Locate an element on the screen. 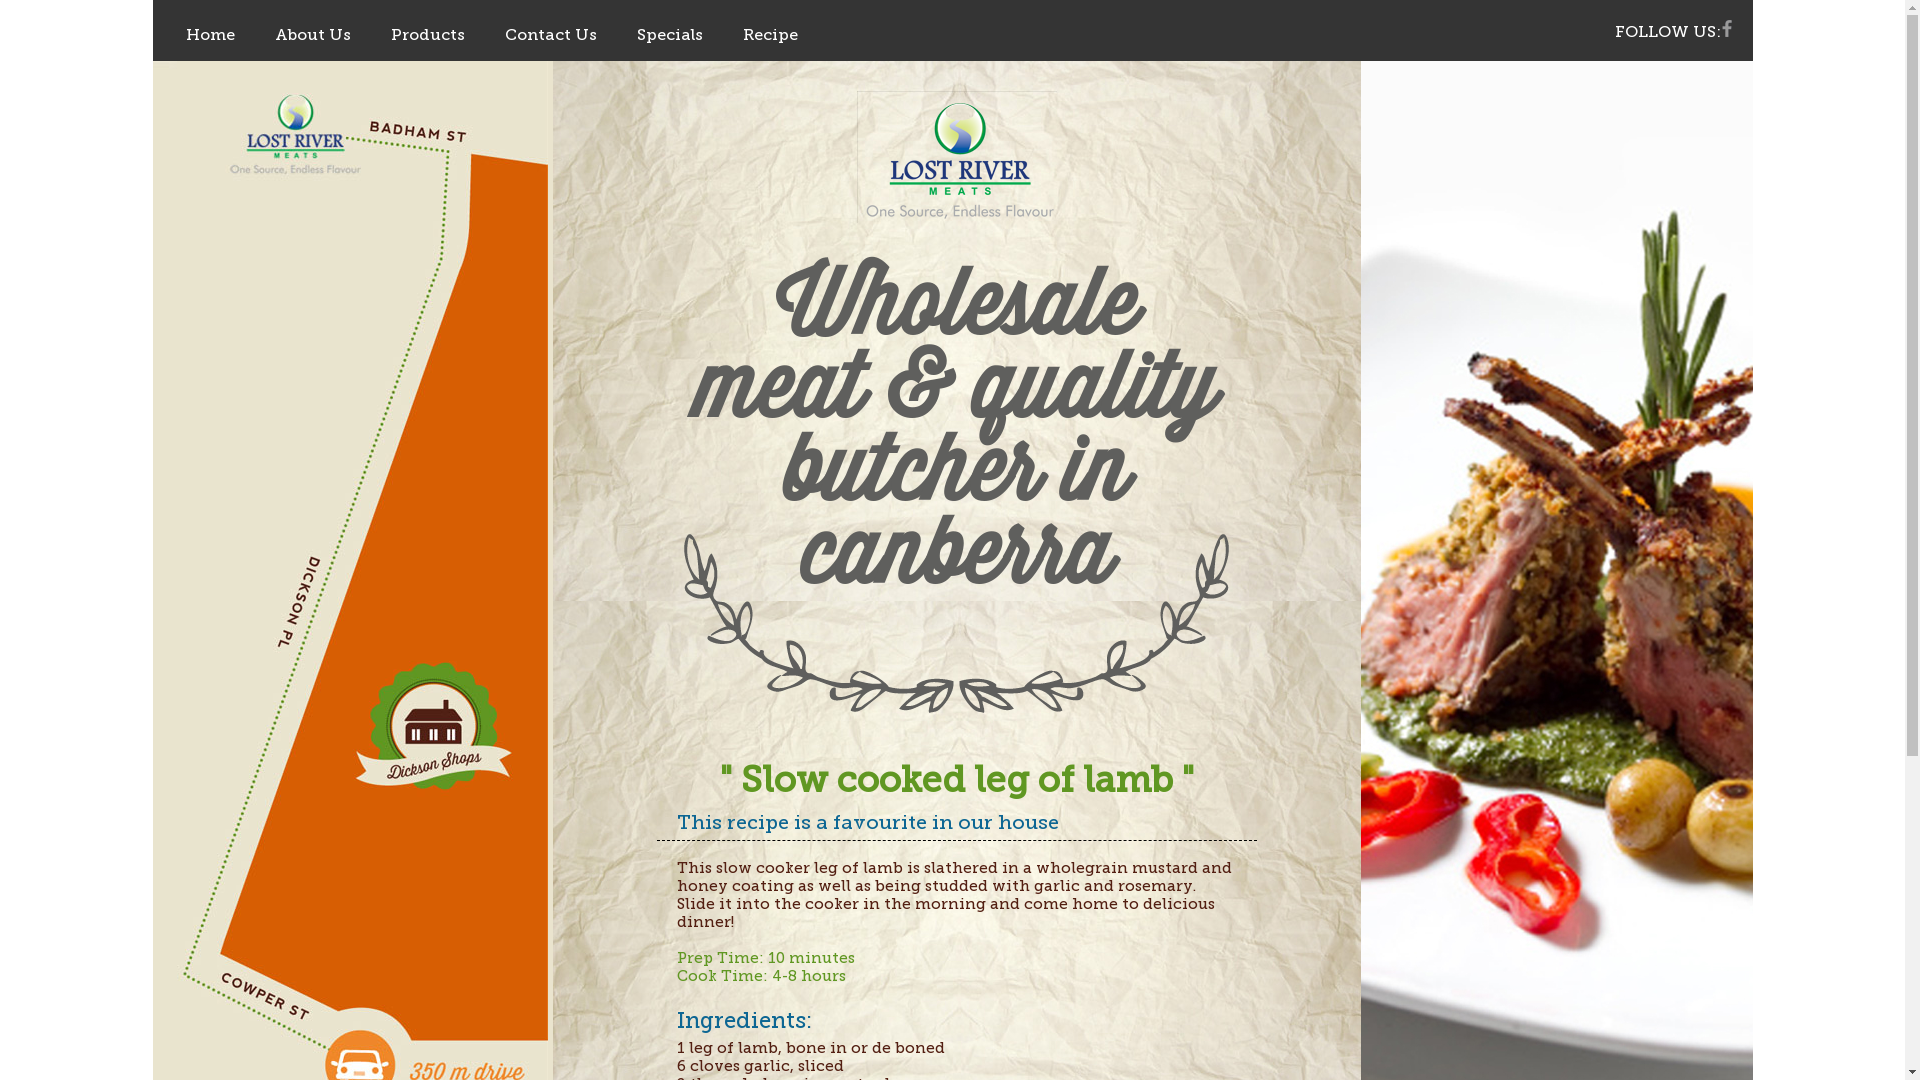 The width and height of the screenshot is (1920, 1080). 'Products' is located at coordinates (426, 34).